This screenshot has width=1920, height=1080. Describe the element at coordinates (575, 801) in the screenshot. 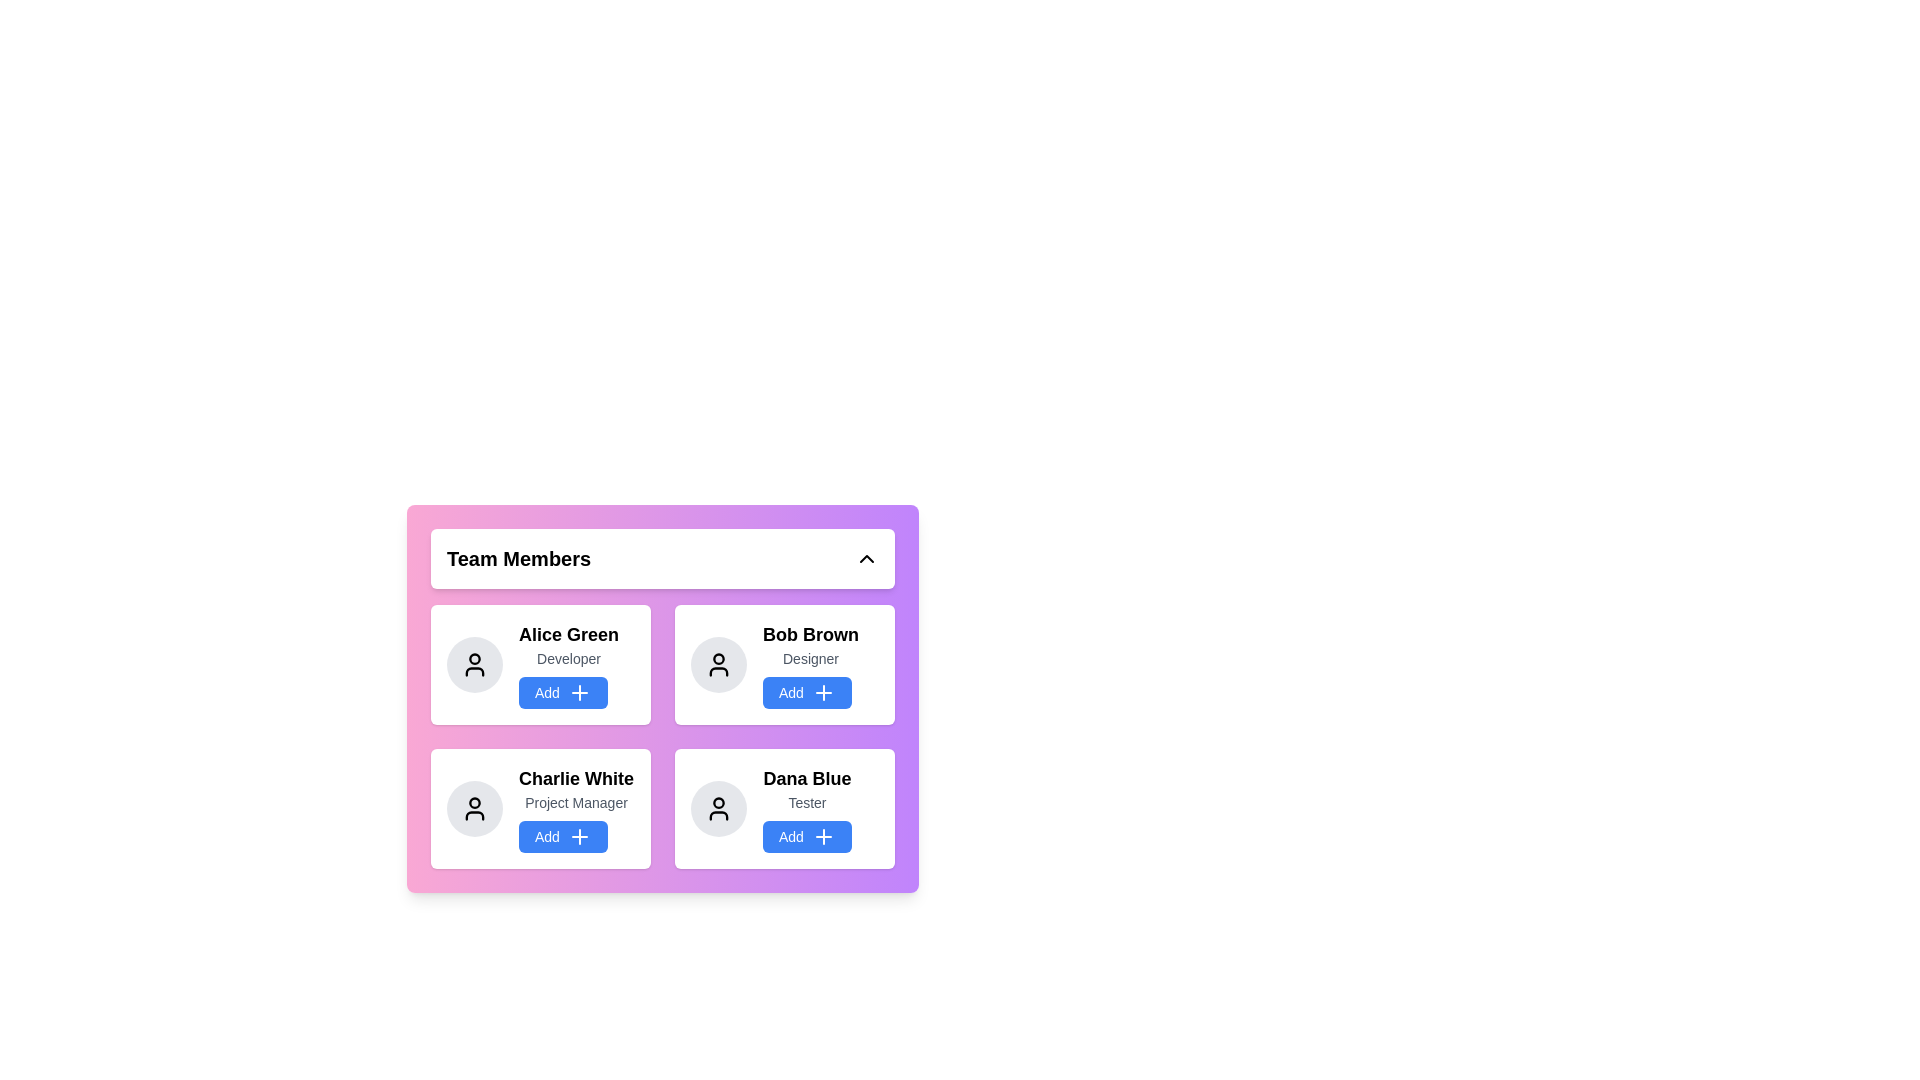

I see `the text label 'Project Manager', which is styled with a smaller font size and grey color, located below 'Charlie White' and above the 'Add' button within a card in the grid layout` at that location.